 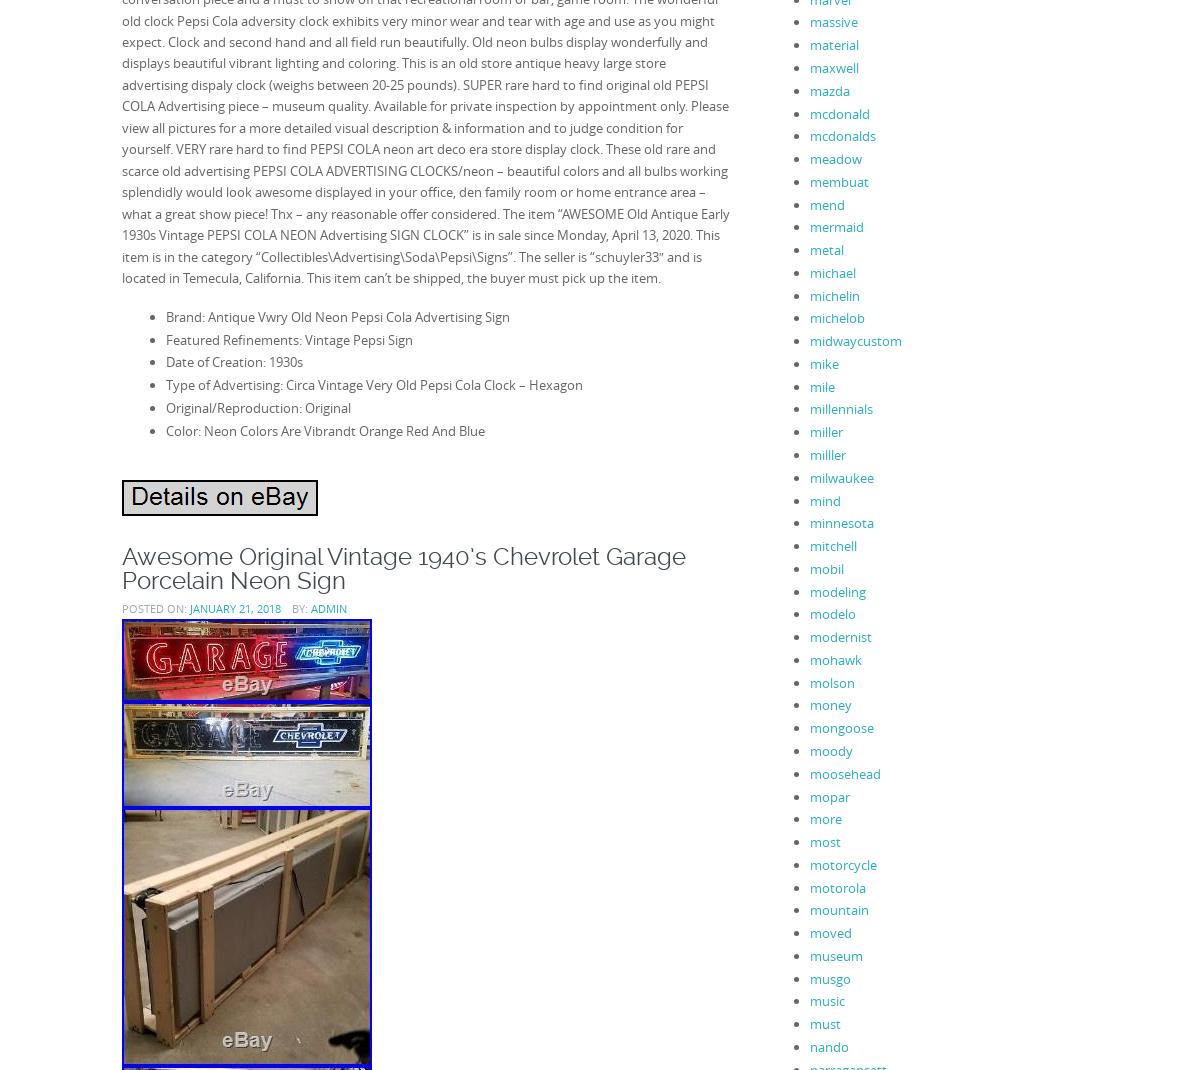 What do you see at coordinates (808, 362) in the screenshot?
I see `'mike'` at bounding box center [808, 362].